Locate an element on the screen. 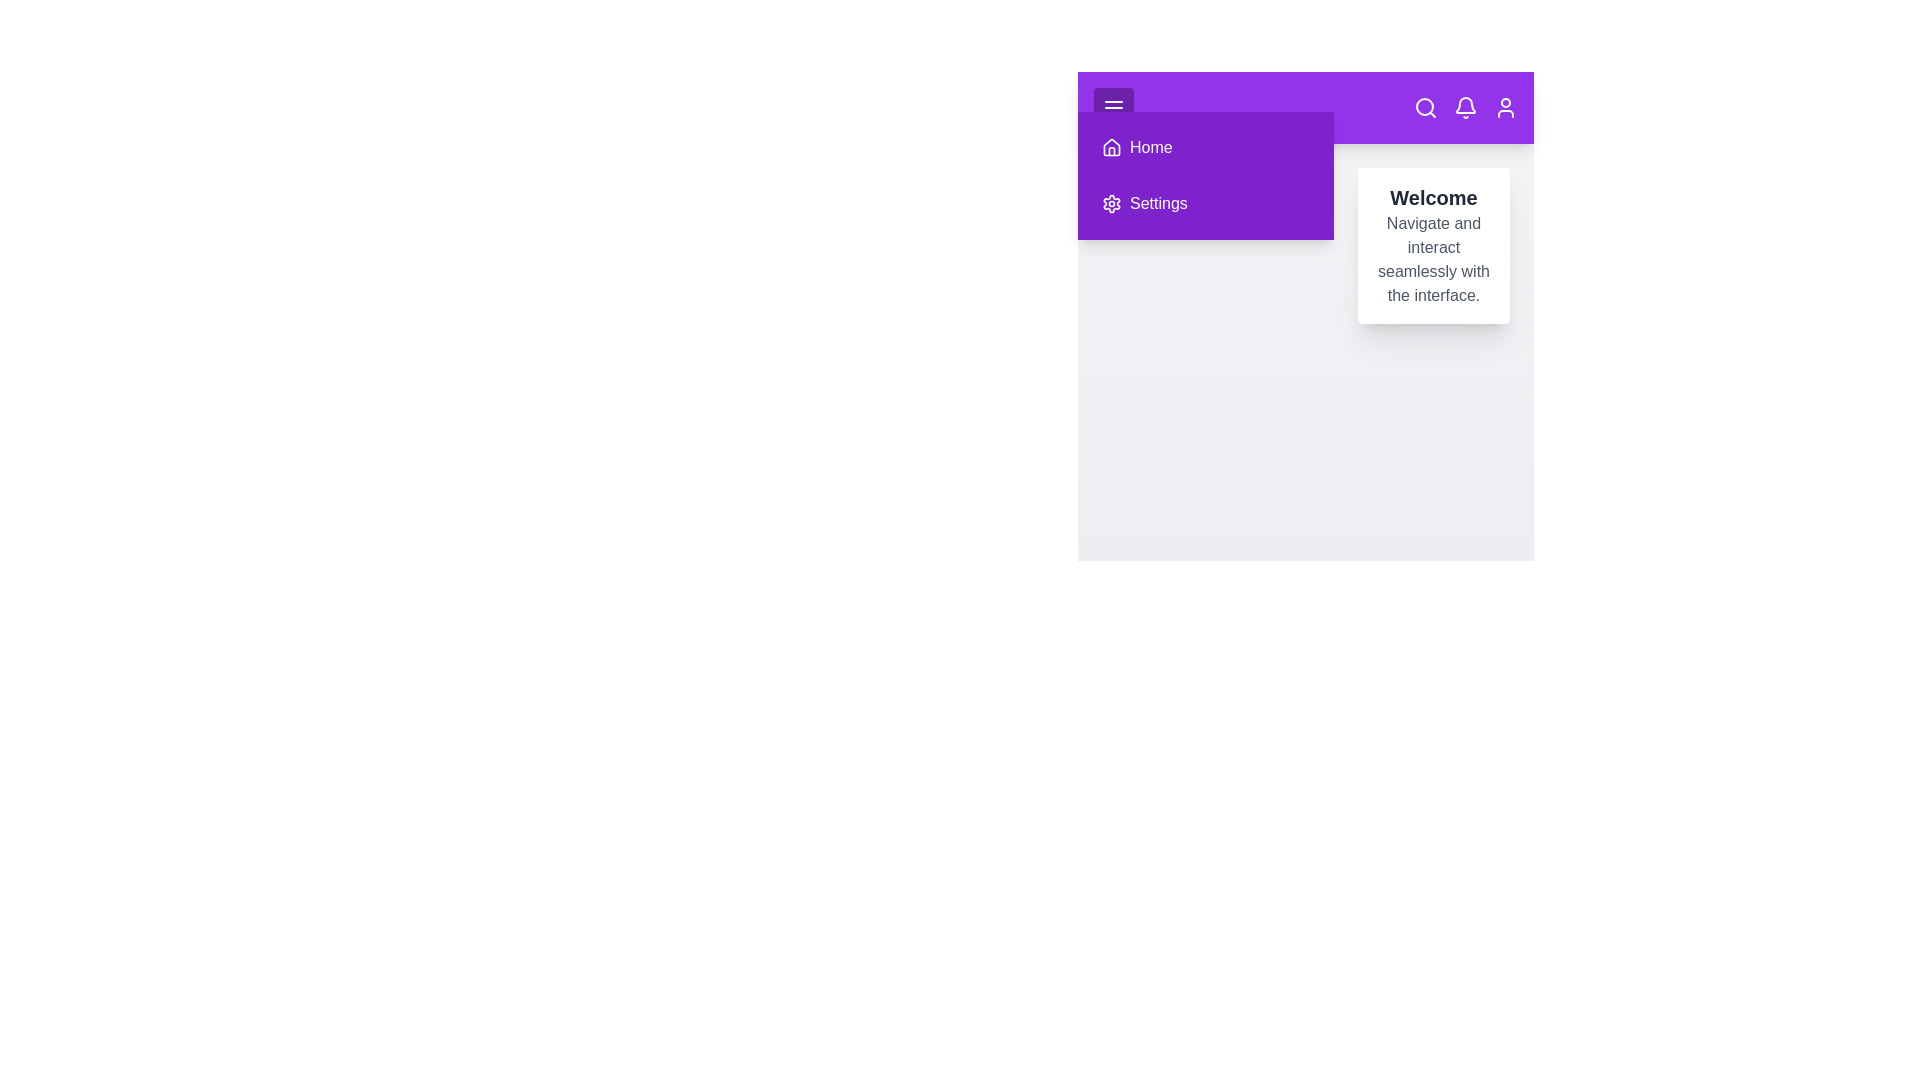  menu button to toggle the navigation menu visibility is located at coordinates (1112, 108).